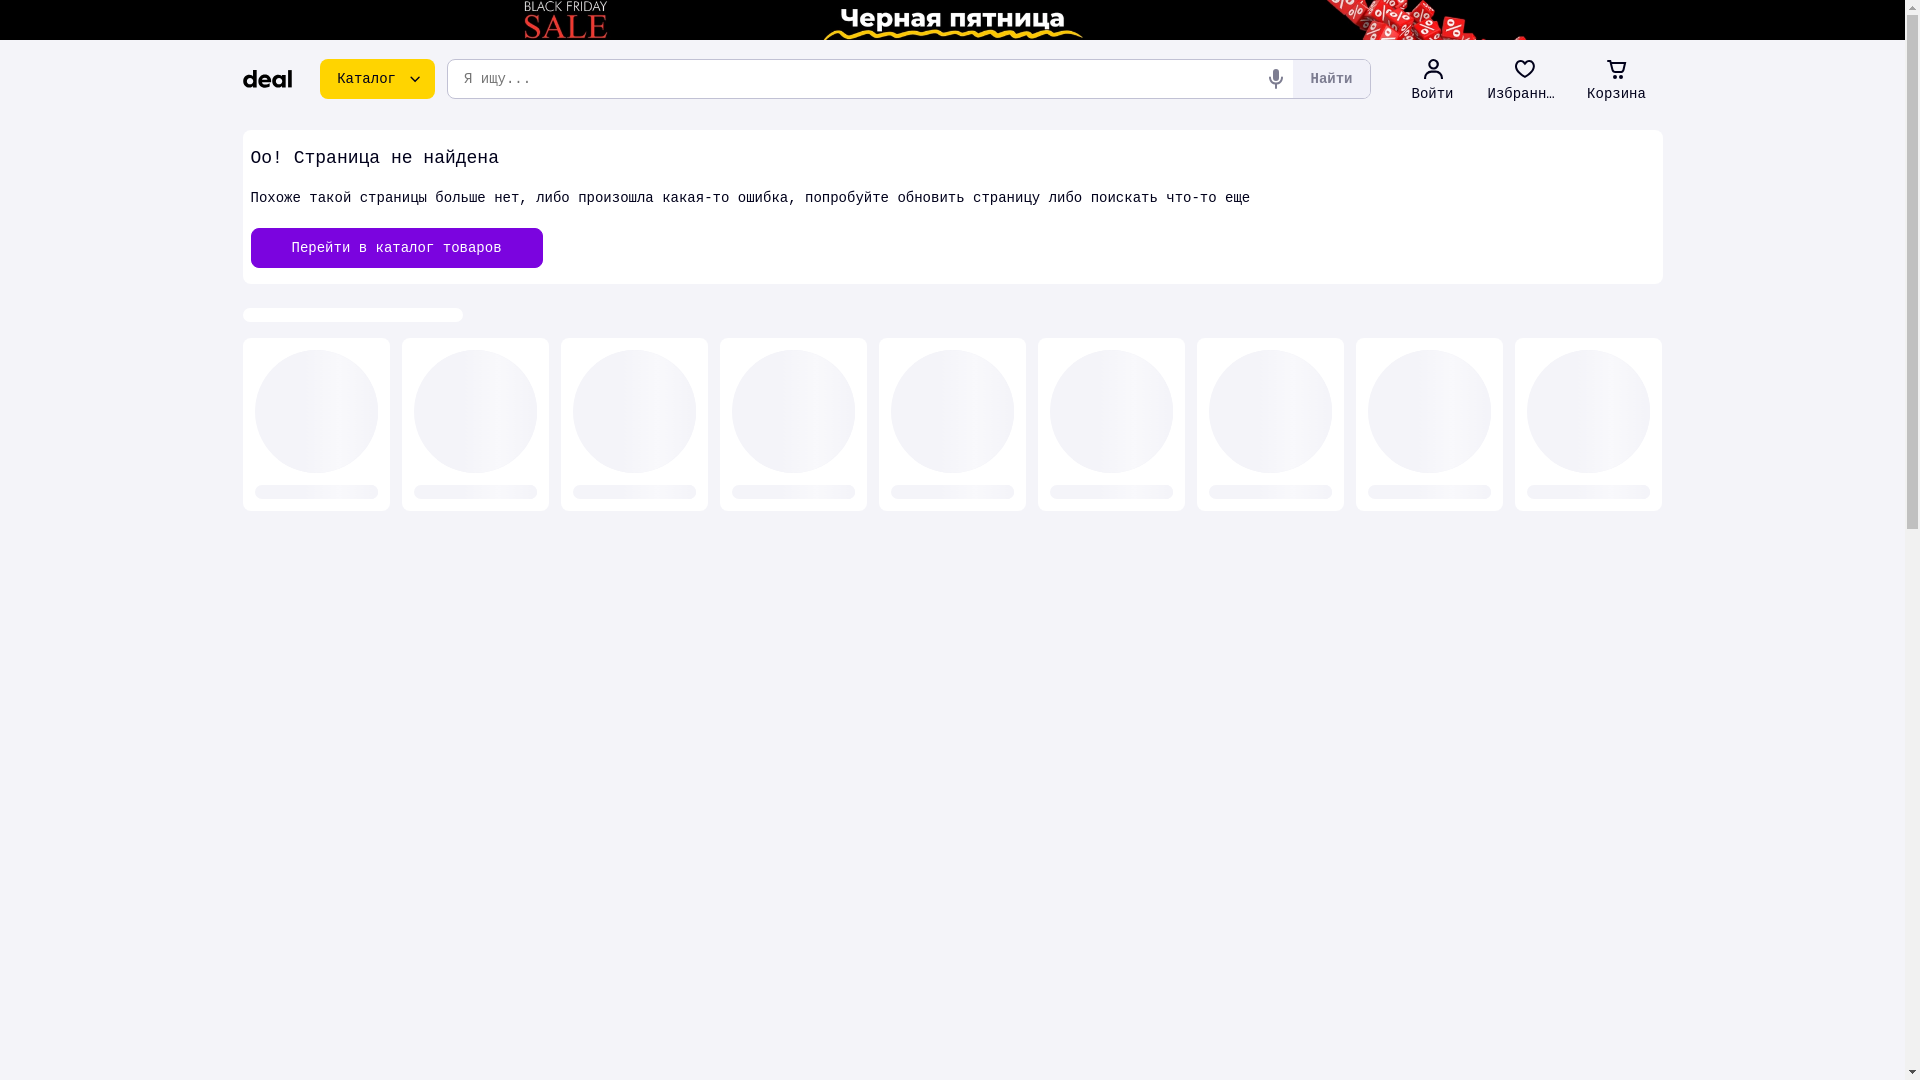 The height and width of the screenshot is (1080, 1920). What do you see at coordinates (266, 77) in the screenshot?
I see `'deal.by'` at bounding box center [266, 77].